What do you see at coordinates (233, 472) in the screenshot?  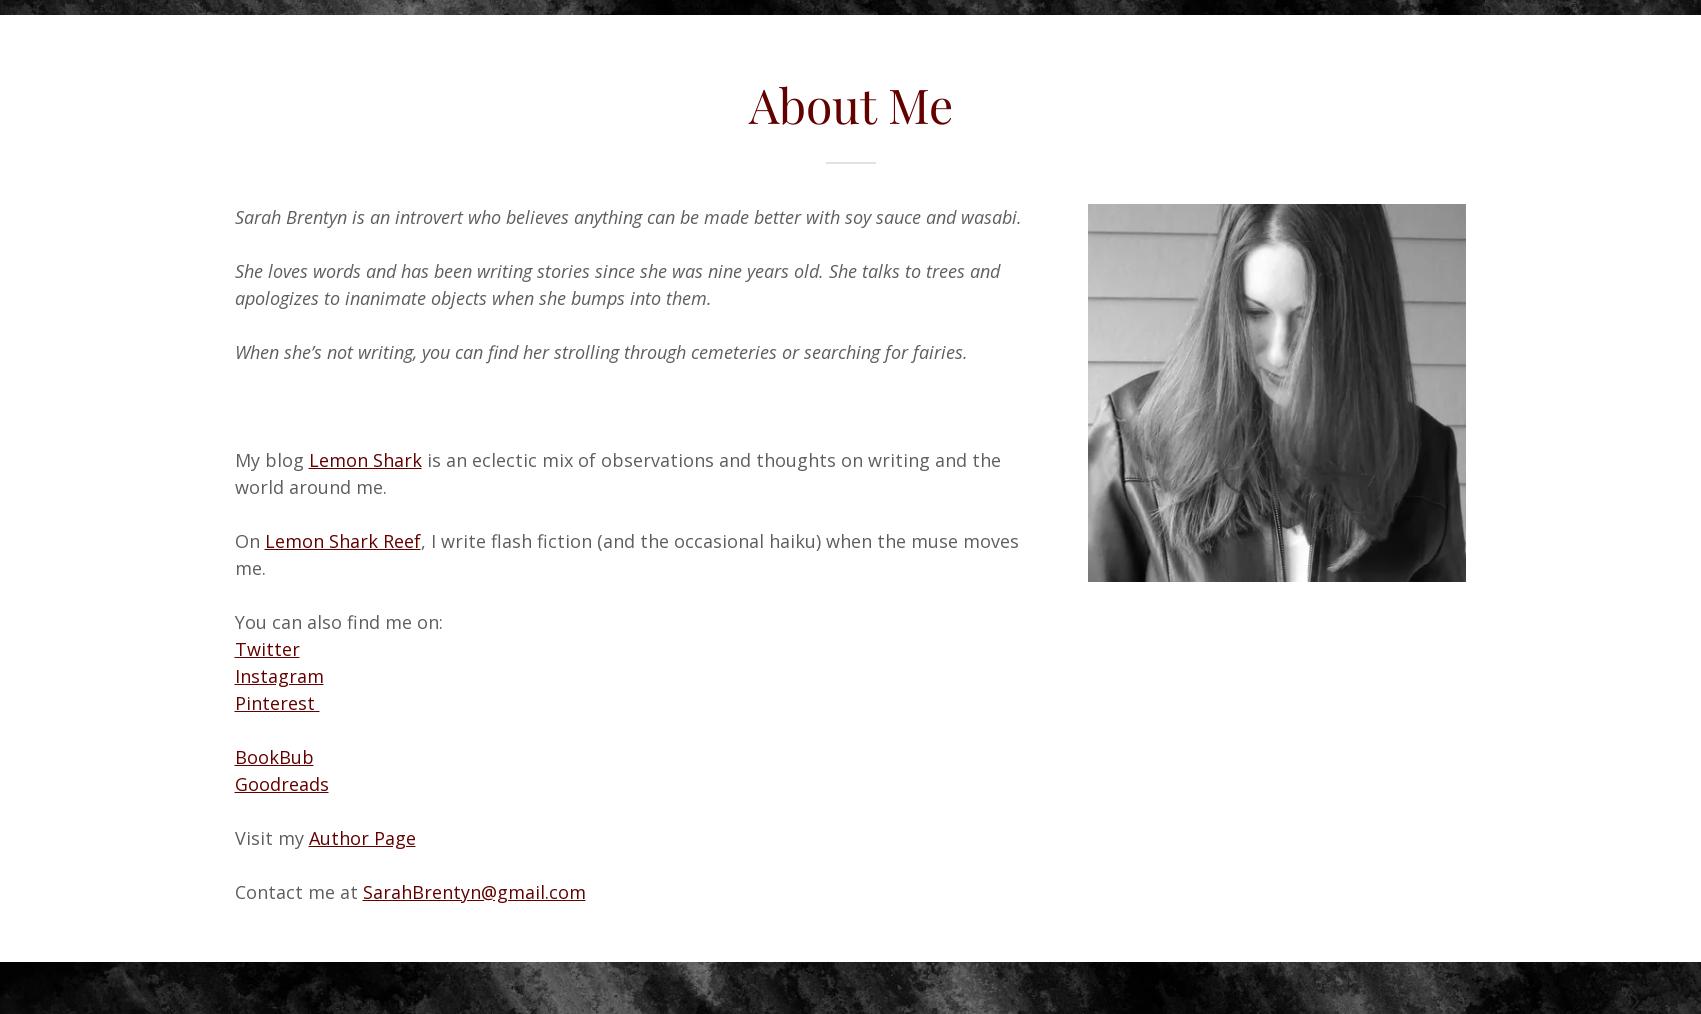 I see `'is an eclectic mix of observations and thoughts on writing and the world around me.'` at bounding box center [233, 472].